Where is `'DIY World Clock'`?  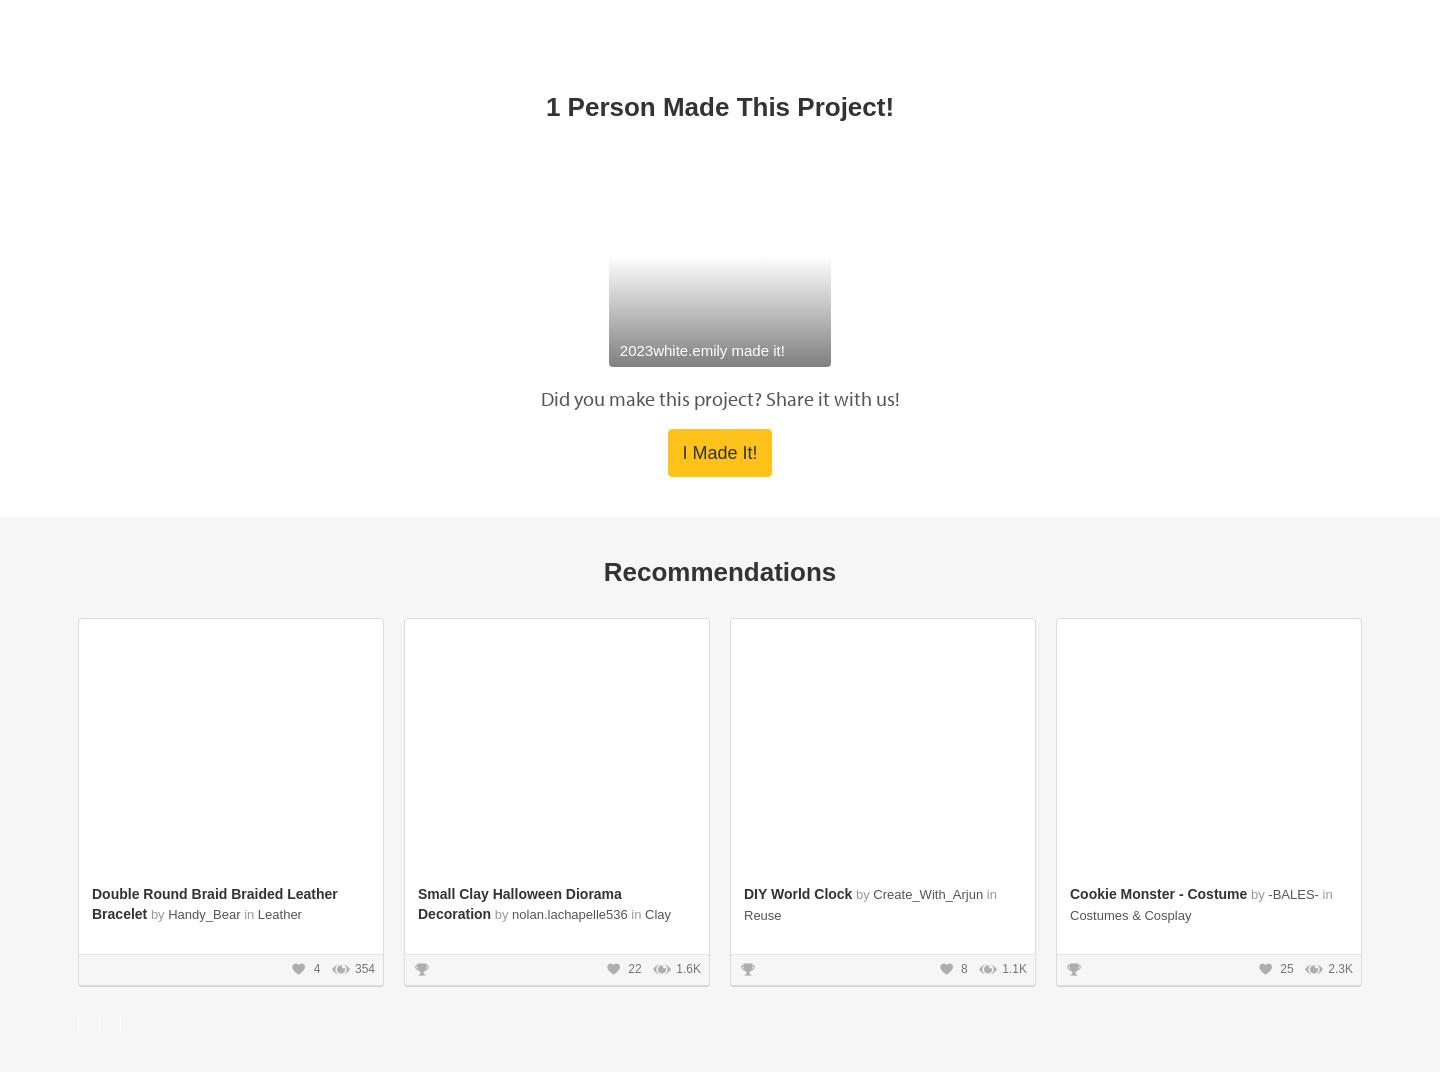
'DIY World Clock' is located at coordinates (798, 431).